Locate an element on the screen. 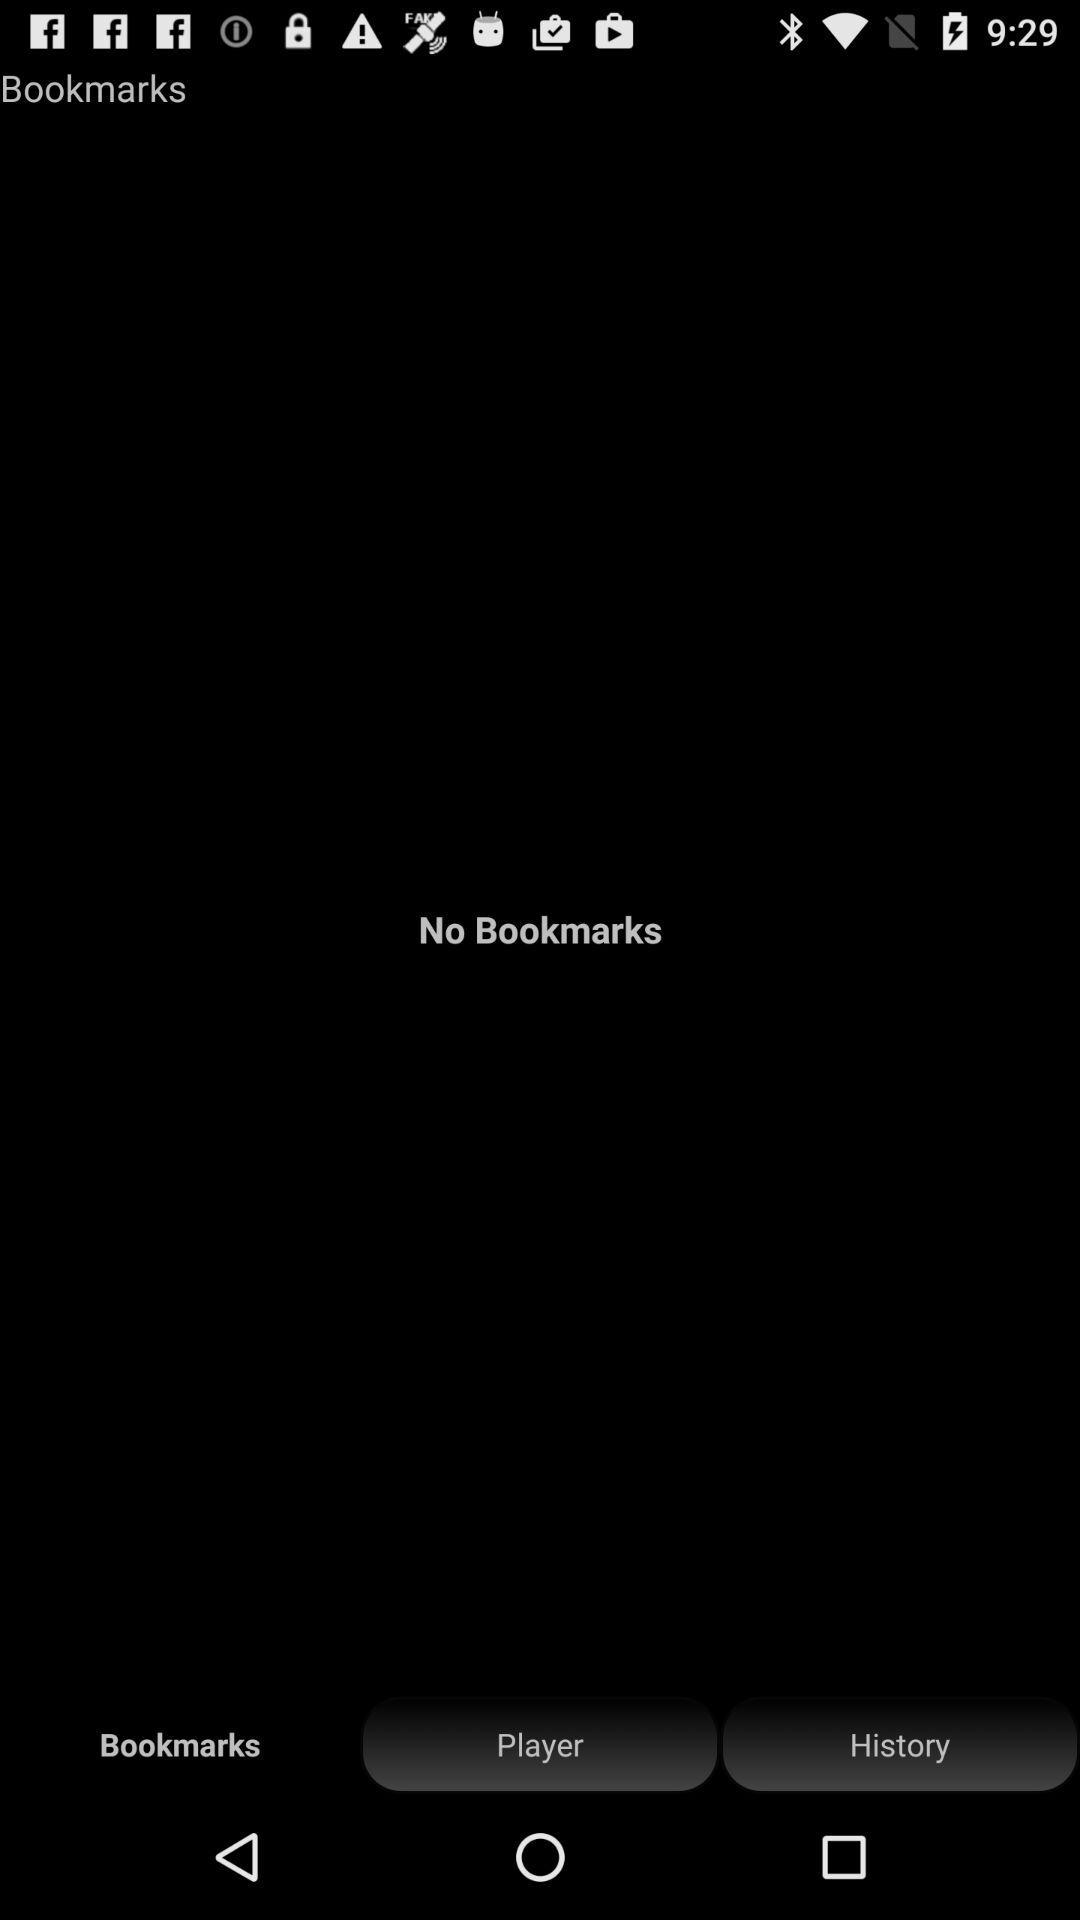 The image size is (1080, 1920). the icon to the left of the history item is located at coordinates (540, 1744).